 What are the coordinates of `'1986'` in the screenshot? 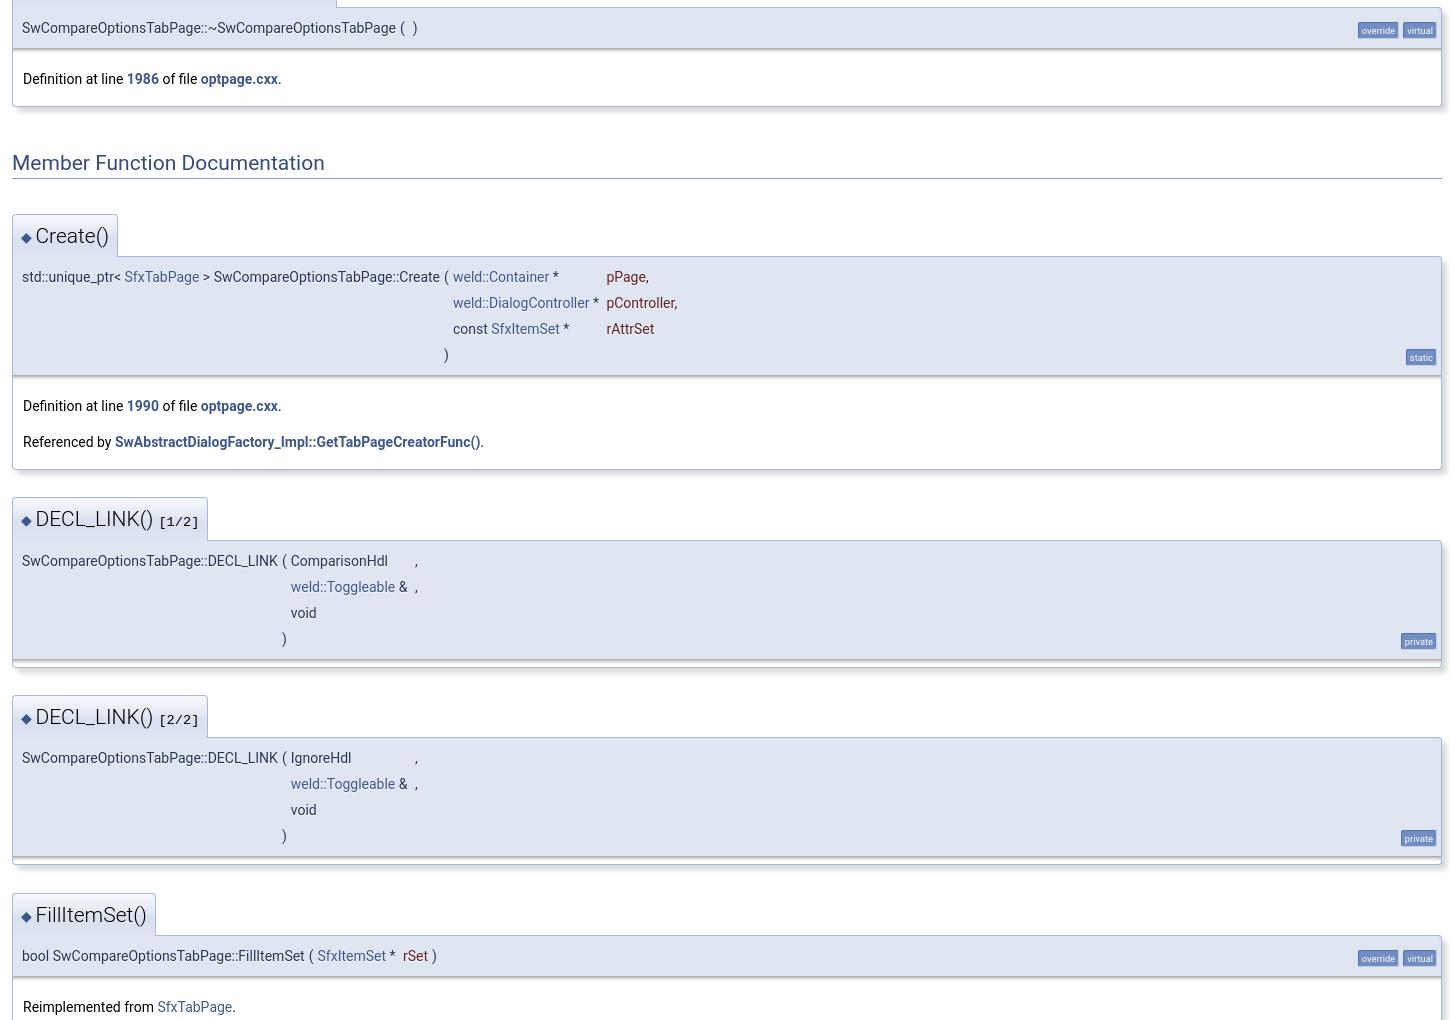 It's located at (140, 79).